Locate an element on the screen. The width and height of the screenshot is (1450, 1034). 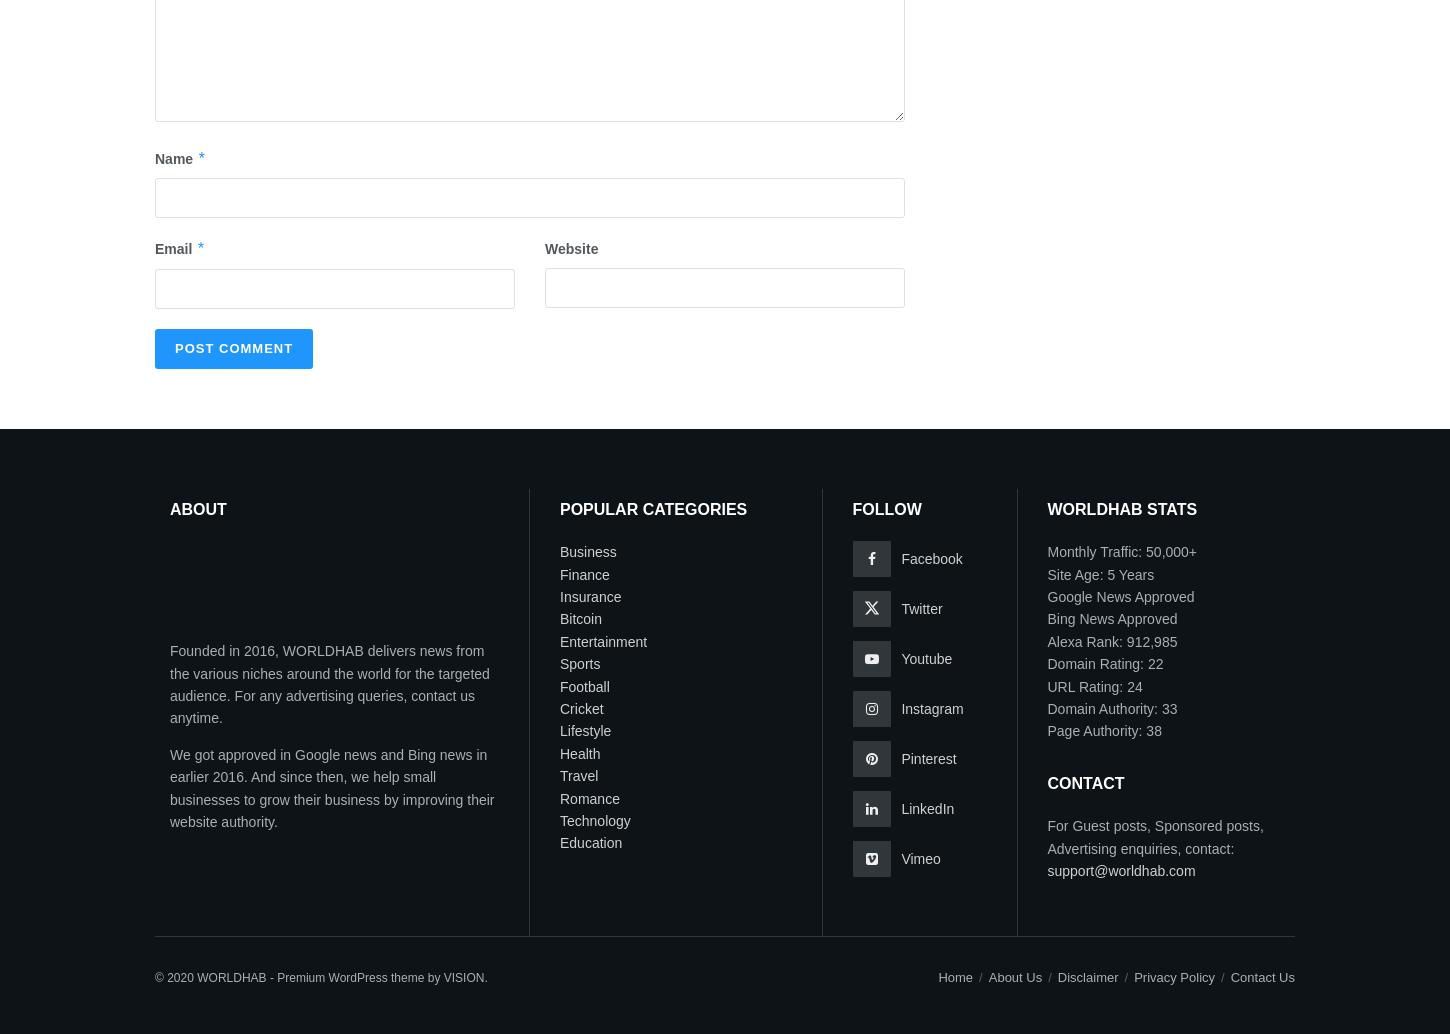
'Google News Approved' is located at coordinates (1047, 597).